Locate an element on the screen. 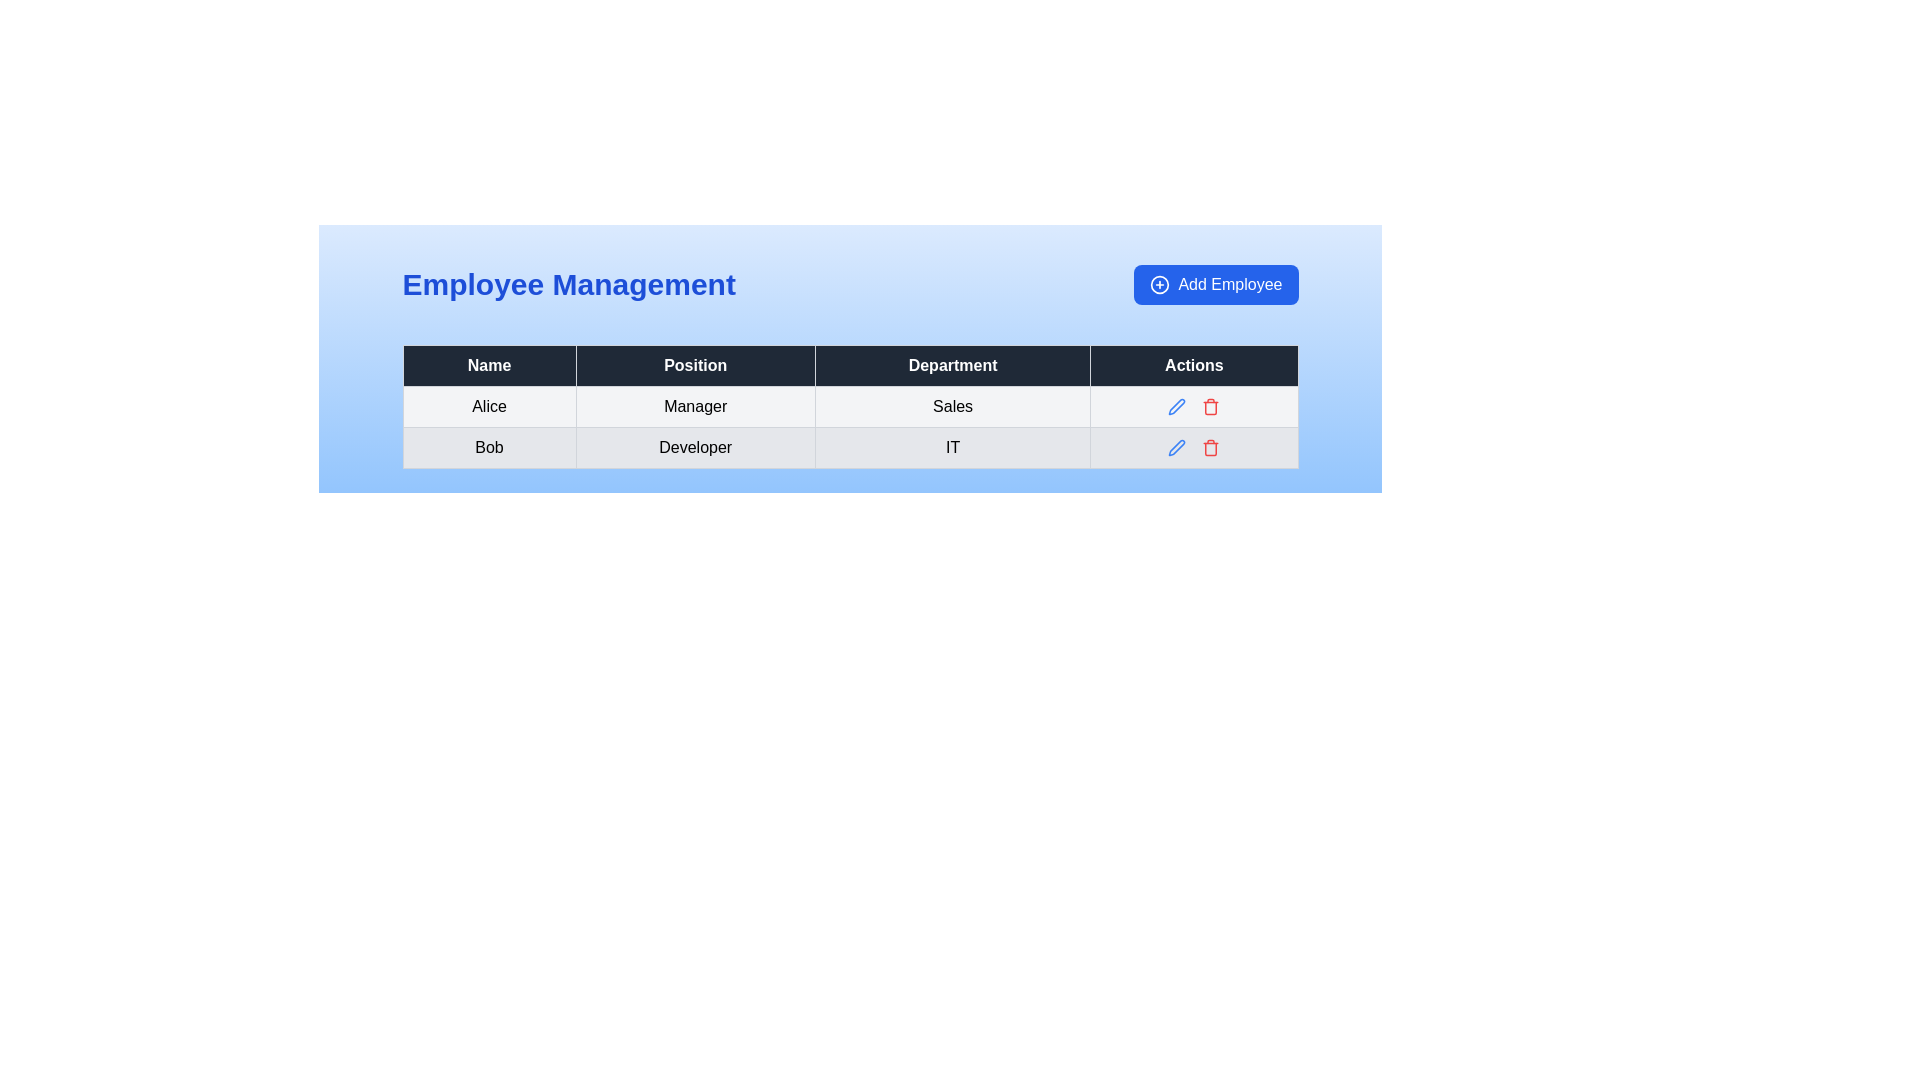  the delete action button located in the 'Actions' column for the first row under 'Alice' is located at coordinates (1210, 406).